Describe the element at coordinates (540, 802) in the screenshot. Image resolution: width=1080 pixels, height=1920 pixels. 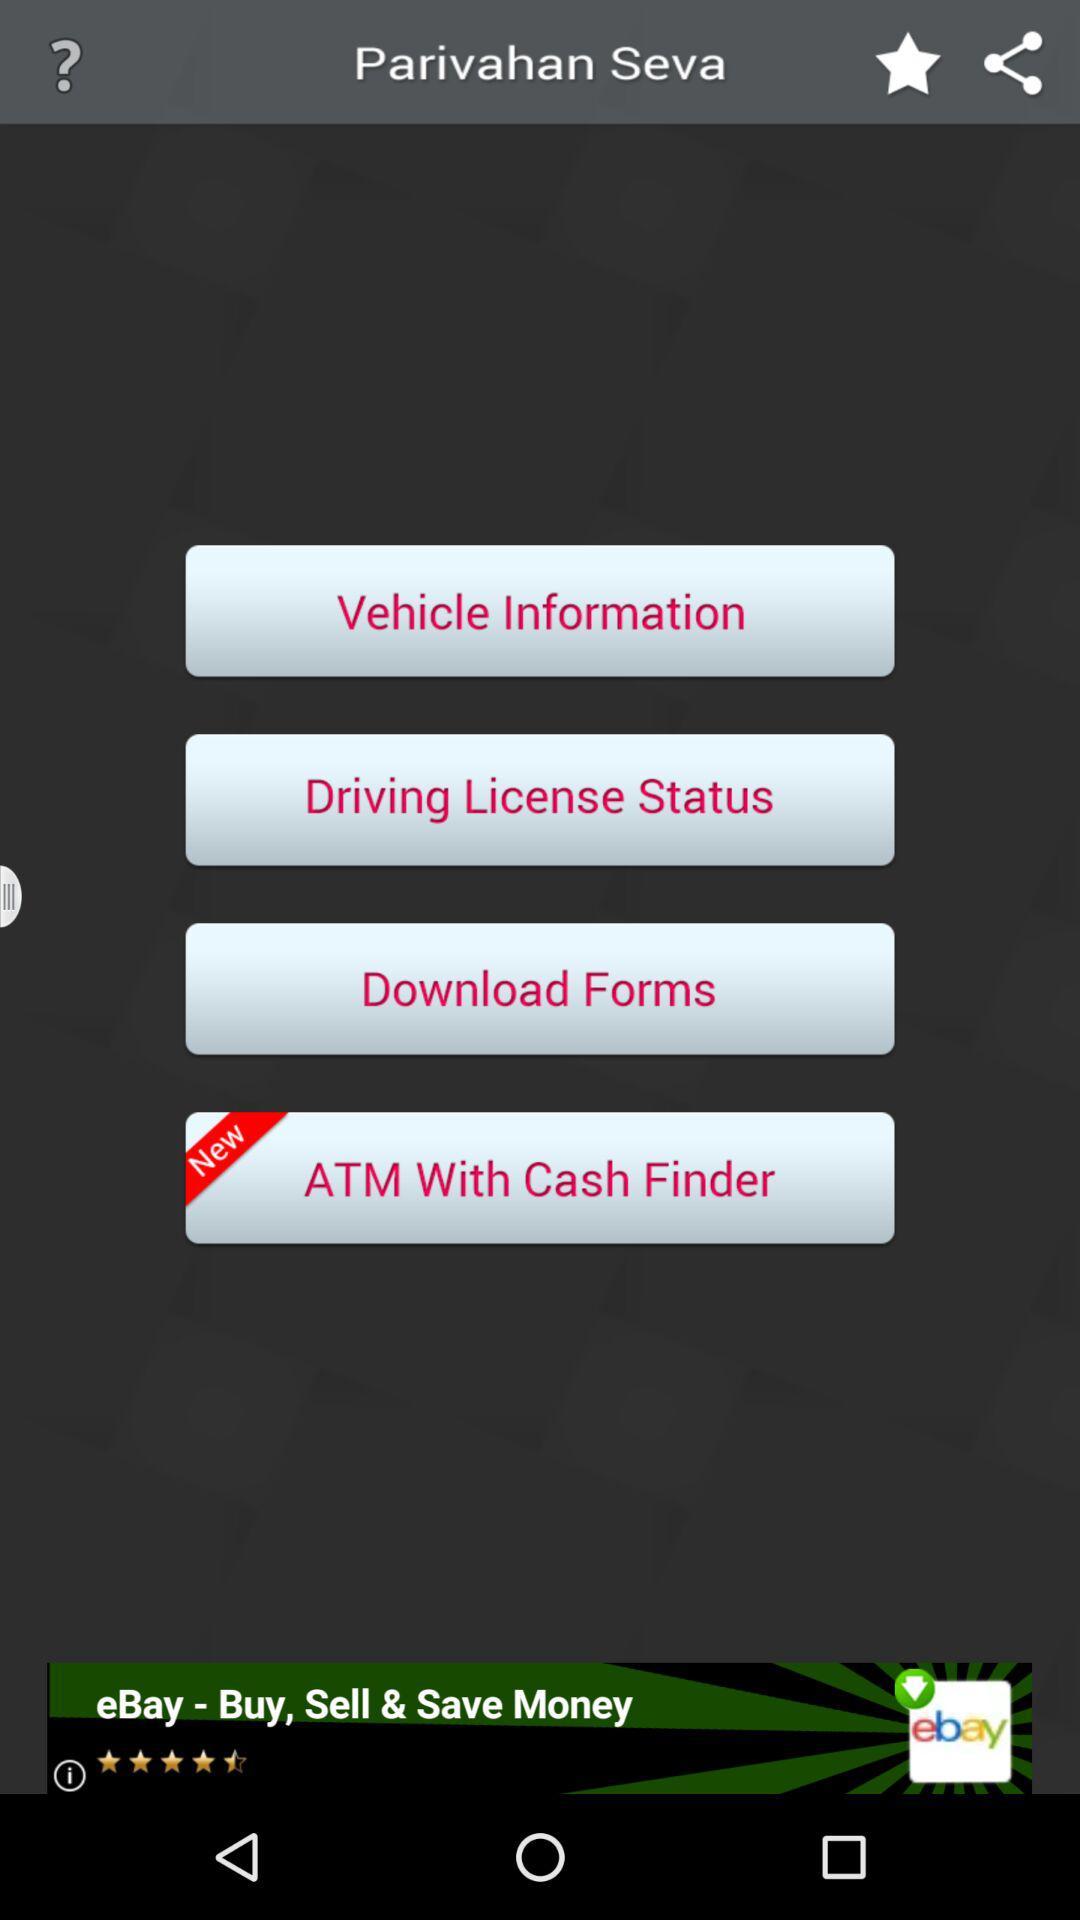
I see `driving license status` at that location.